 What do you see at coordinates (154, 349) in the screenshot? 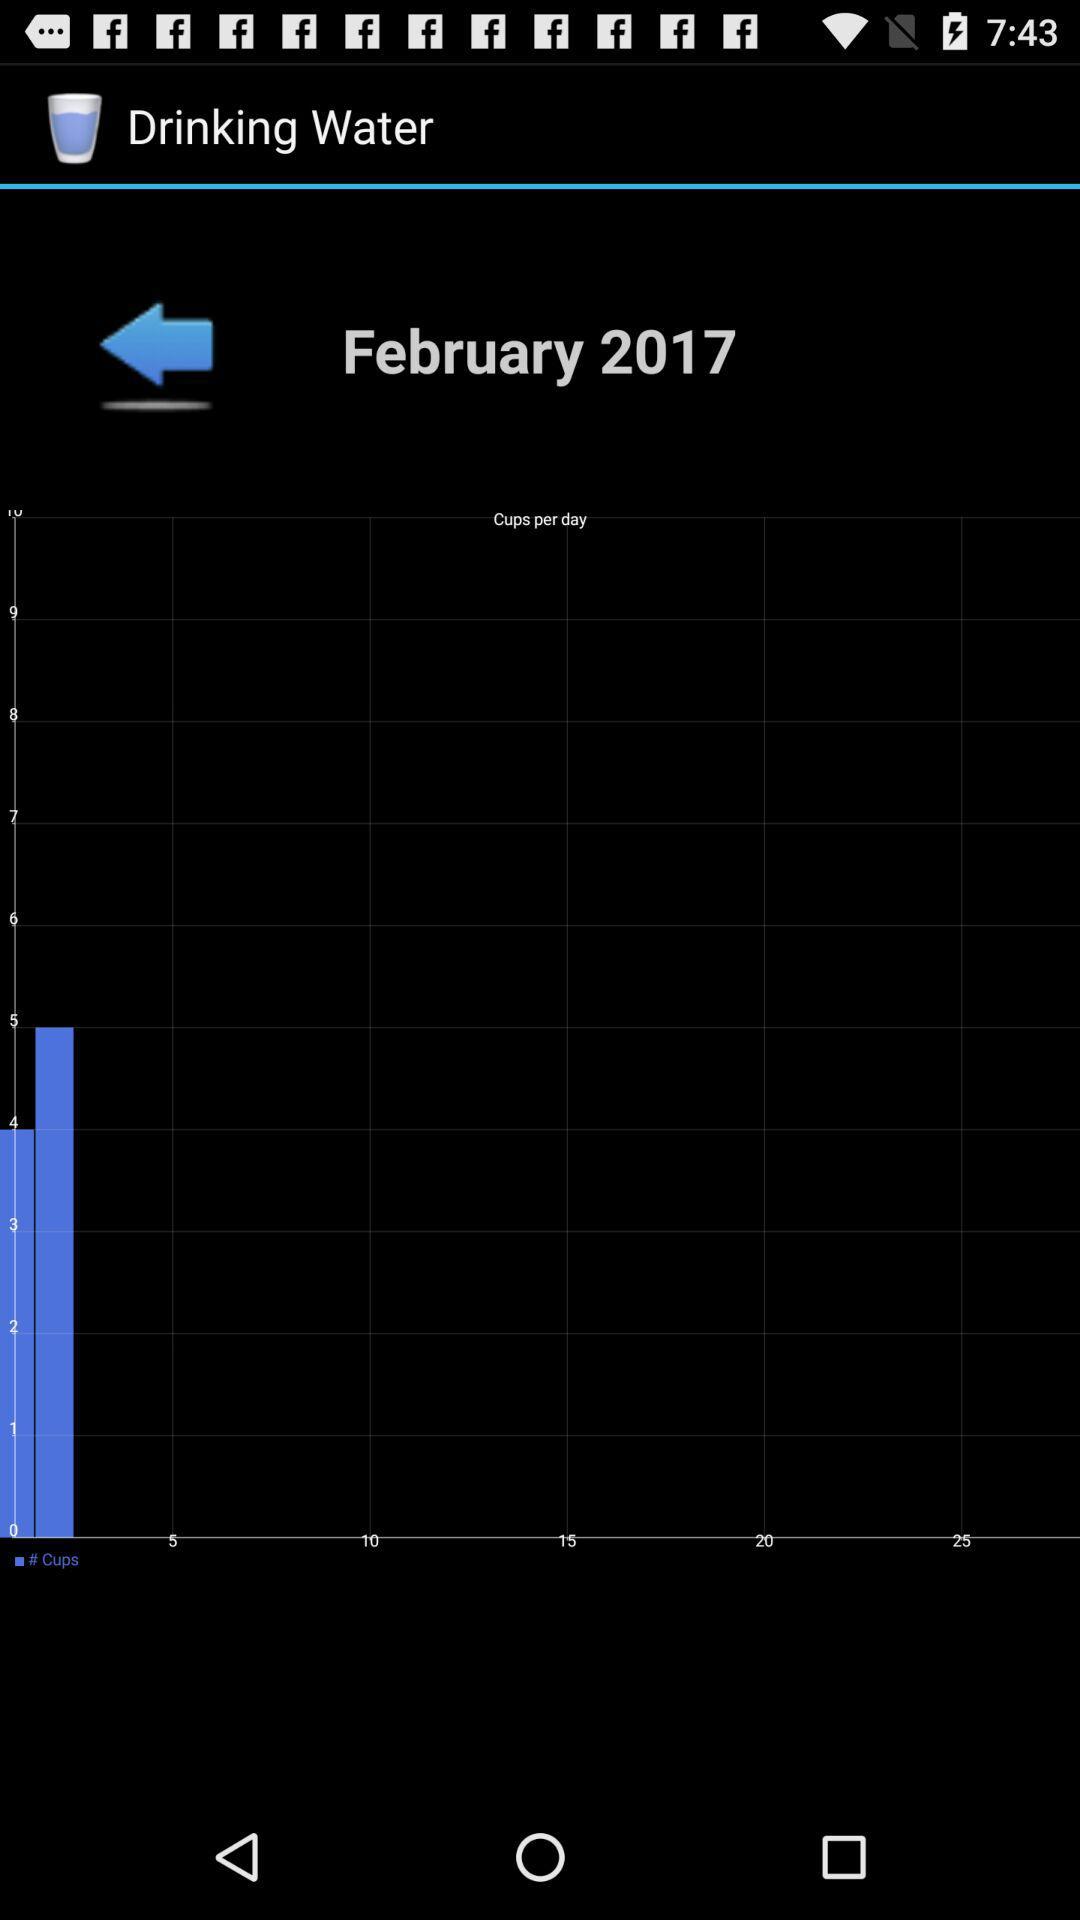
I see `the item next to the february 2017 item` at bounding box center [154, 349].